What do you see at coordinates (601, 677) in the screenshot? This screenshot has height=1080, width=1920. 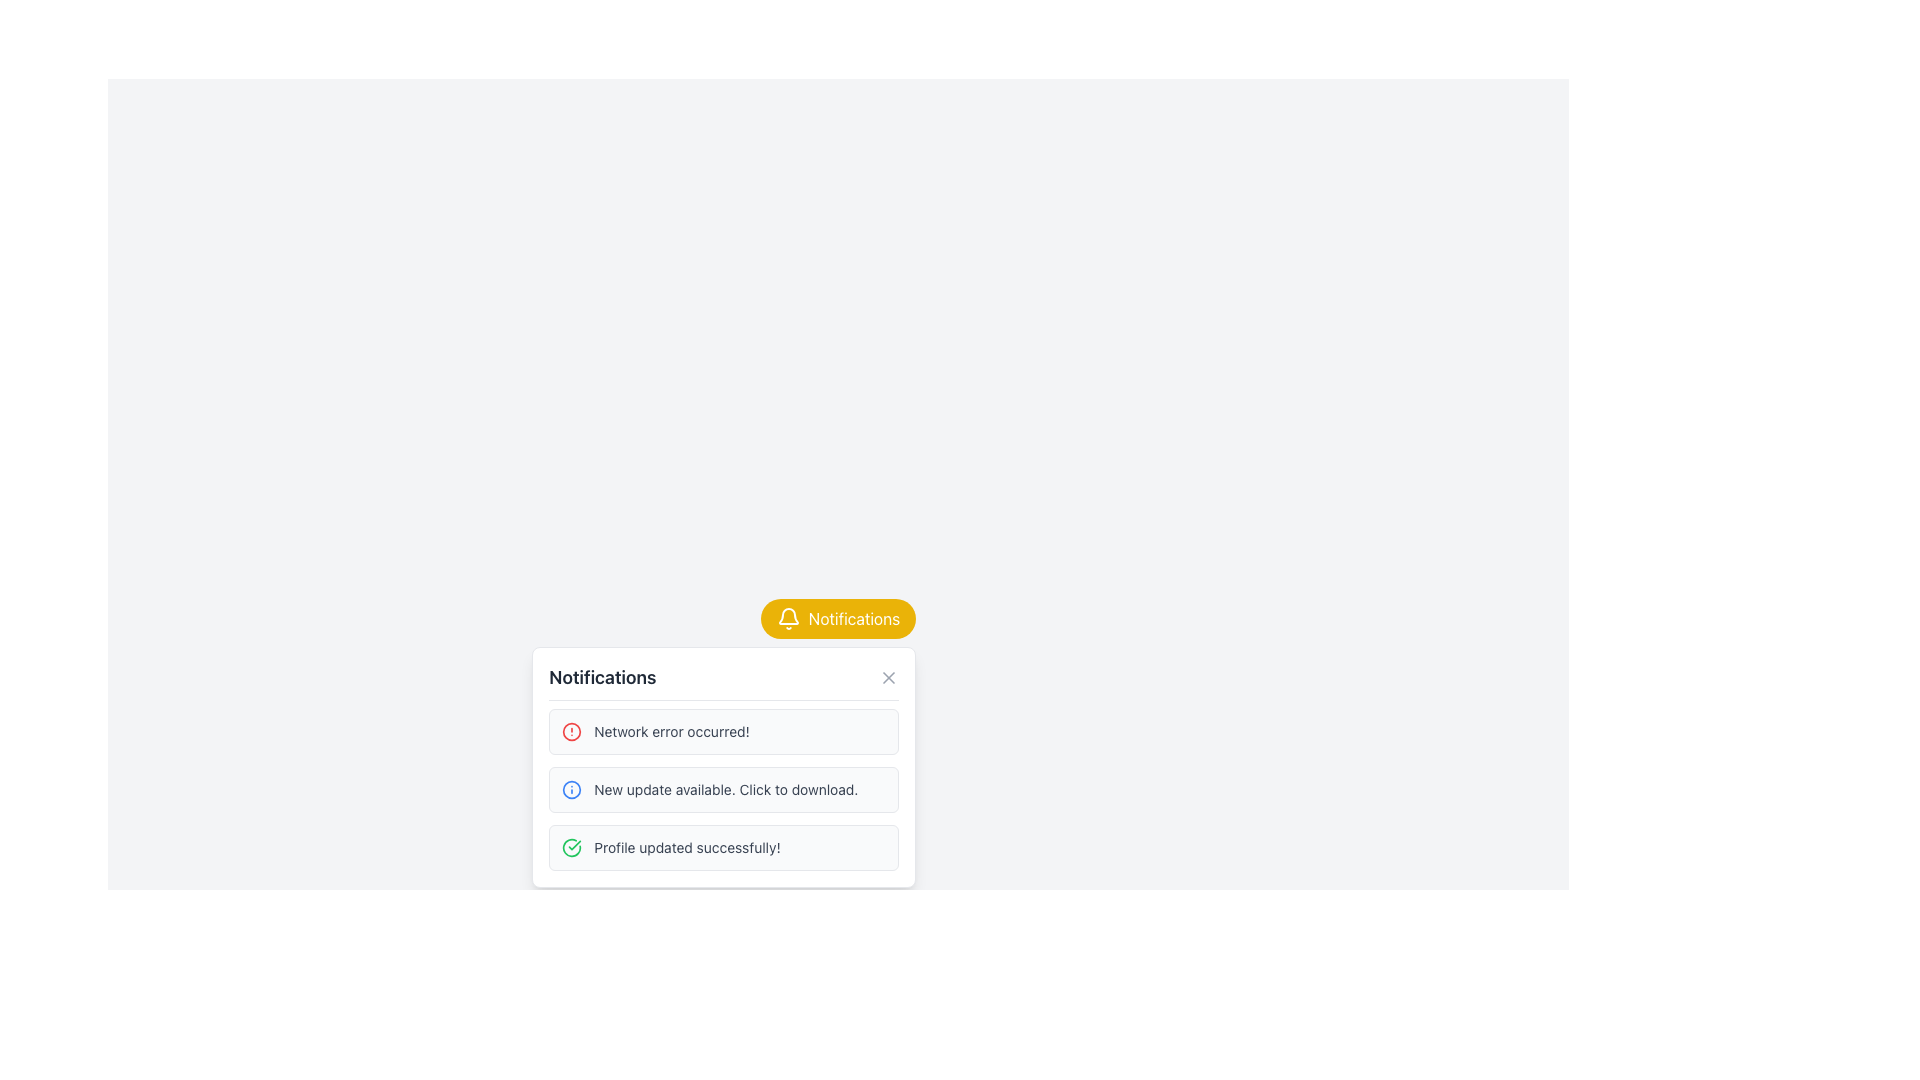 I see `the 'Notifications' text label, which is a large, bold, dark gray label located in the header area of the notification panel` at bounding box center [601, 677].